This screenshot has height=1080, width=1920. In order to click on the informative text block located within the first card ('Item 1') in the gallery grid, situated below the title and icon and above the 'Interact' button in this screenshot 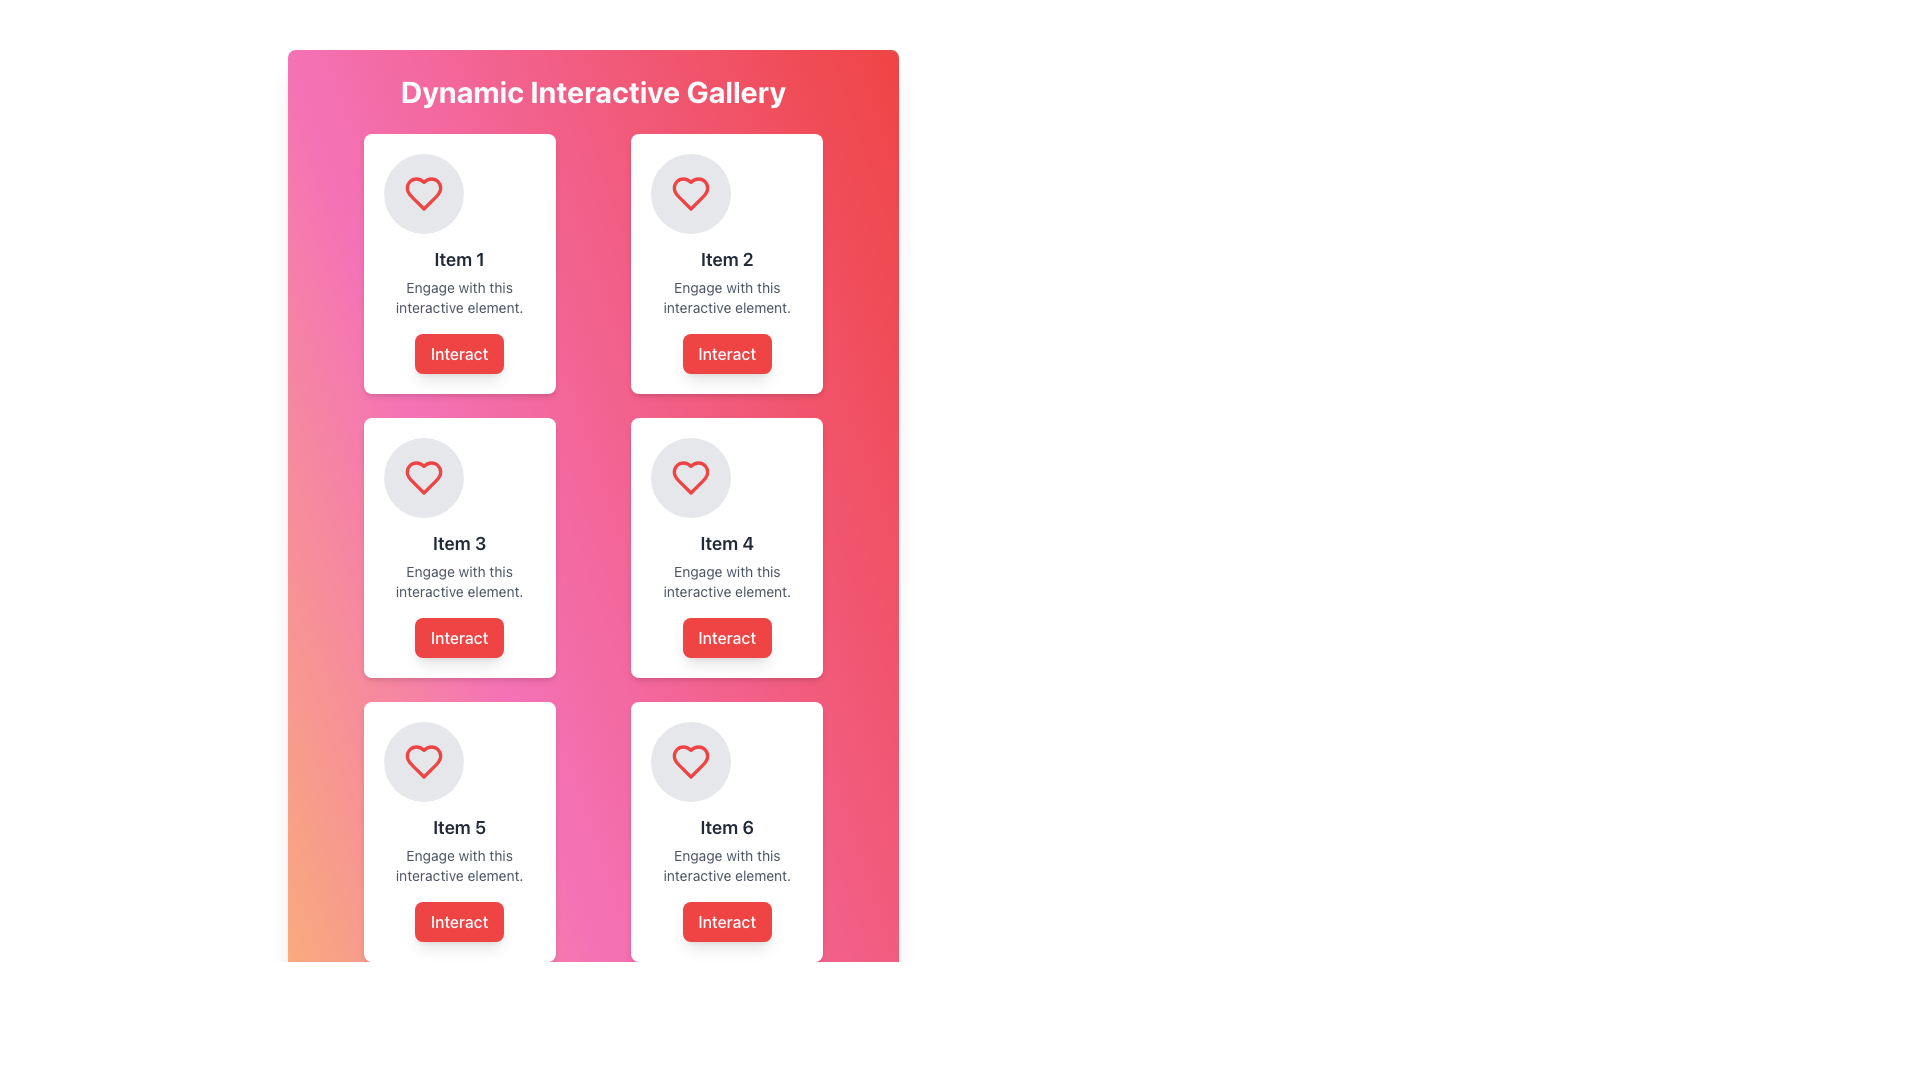, I will do `click(458, 297)`.